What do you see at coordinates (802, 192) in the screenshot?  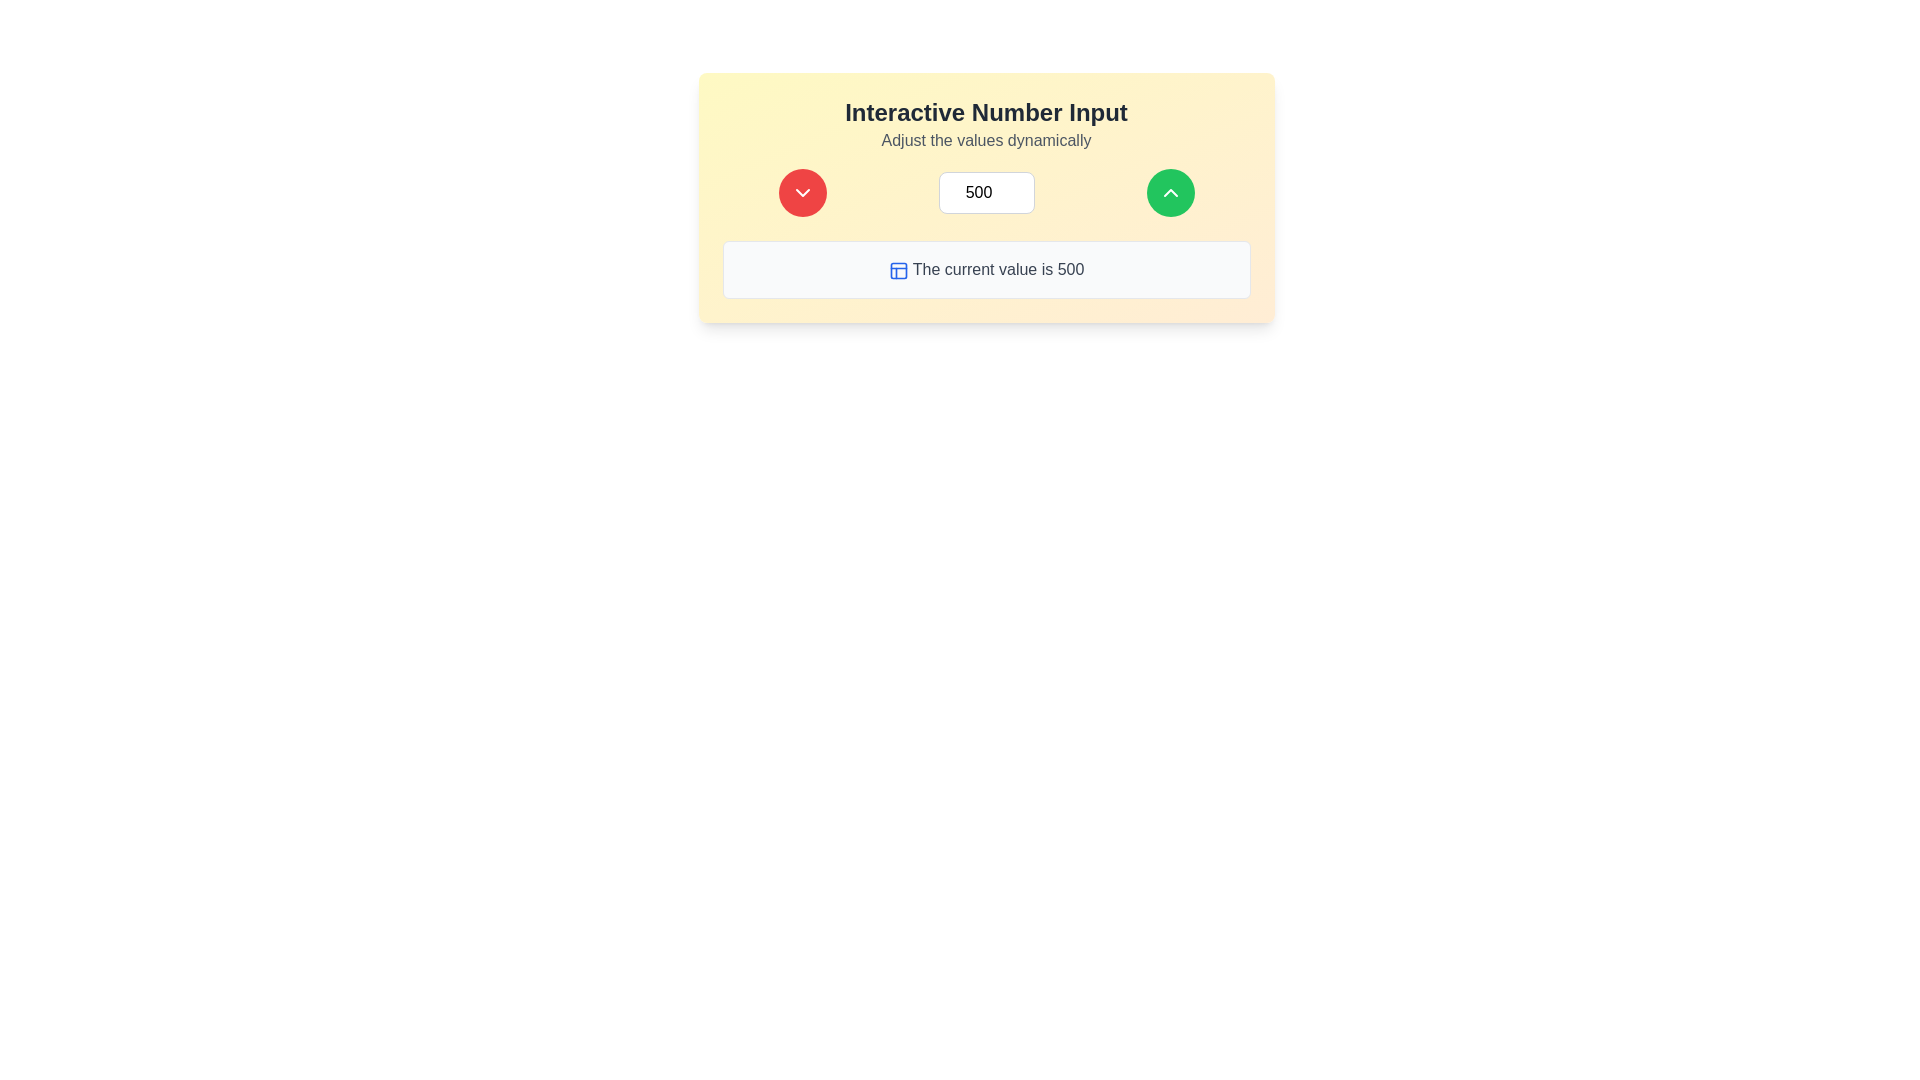 I see `the rounded red button with a white downwards-pointing chevron icon to decrement the value in the interactive number input interface` at bounding box center [802, 192].